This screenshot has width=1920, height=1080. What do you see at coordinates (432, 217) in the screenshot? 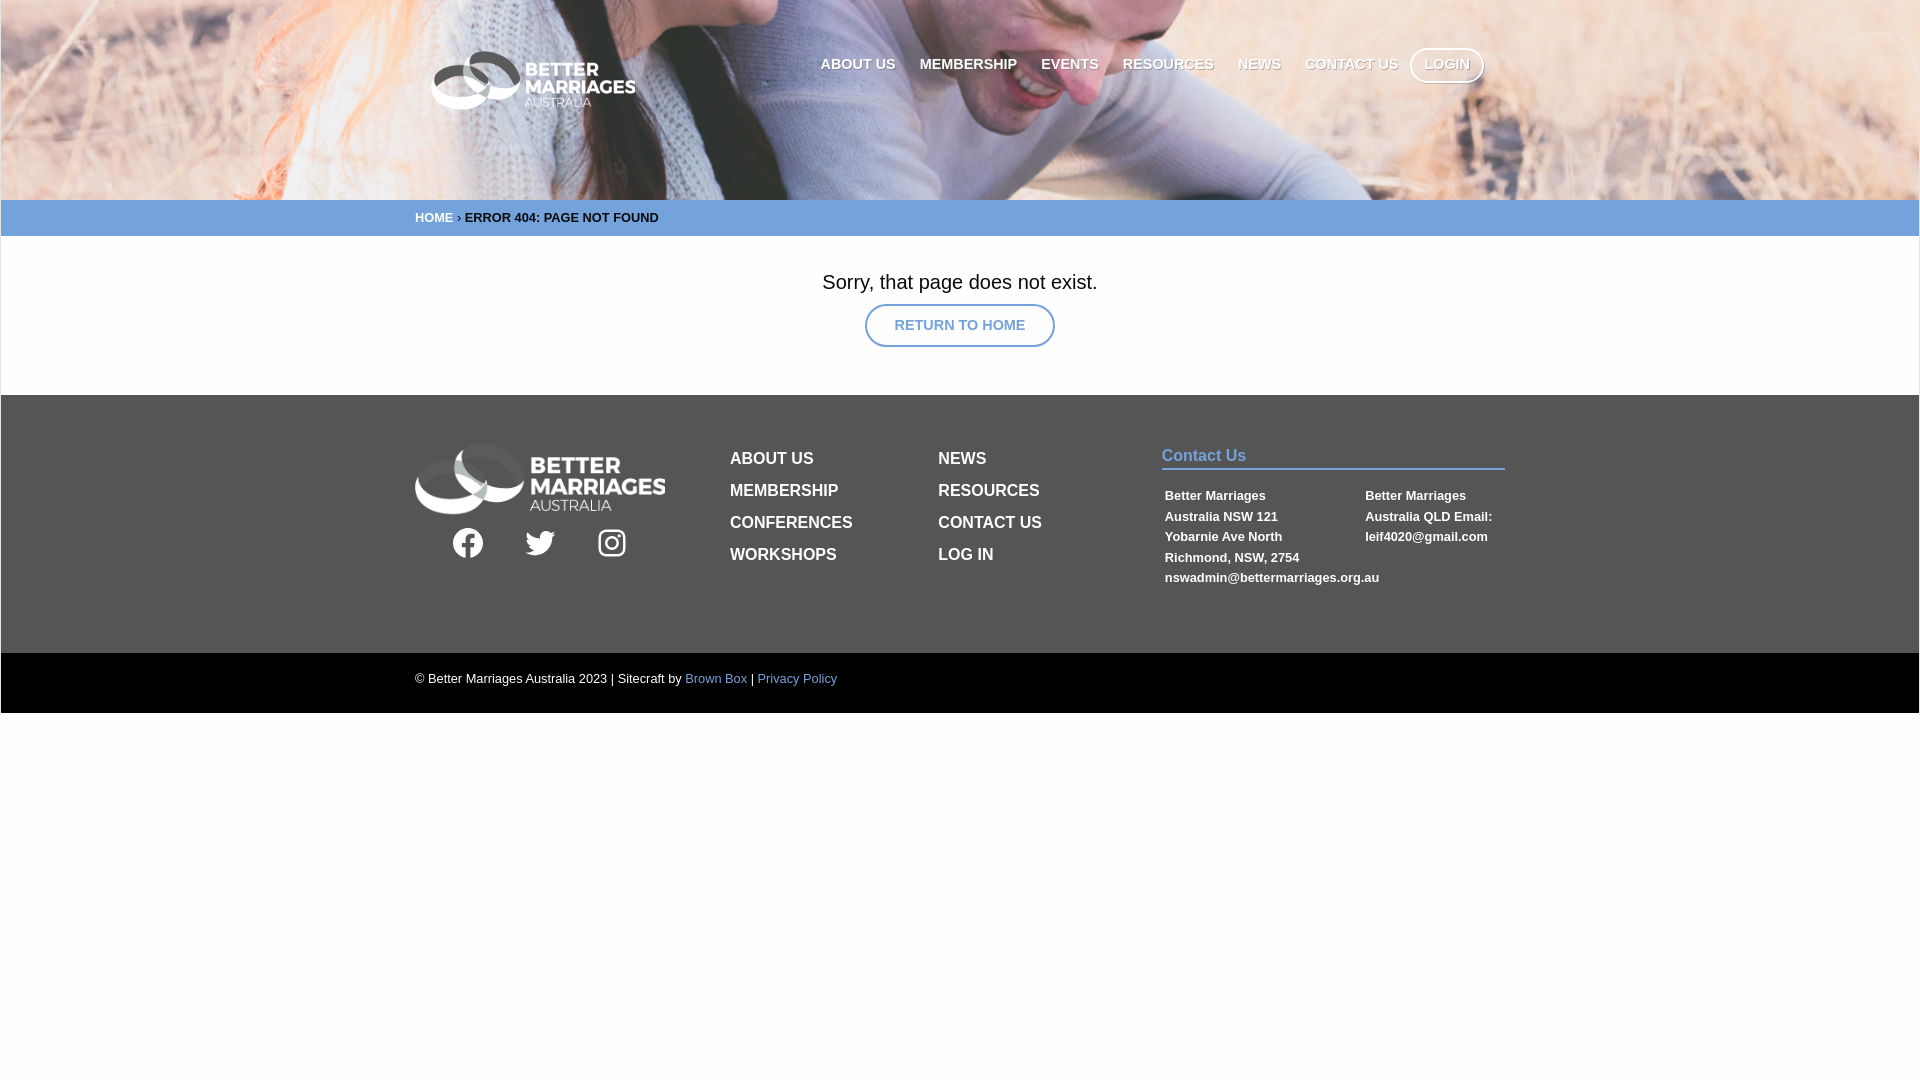
I see `'HOME'` at bounding box center [432, 217].